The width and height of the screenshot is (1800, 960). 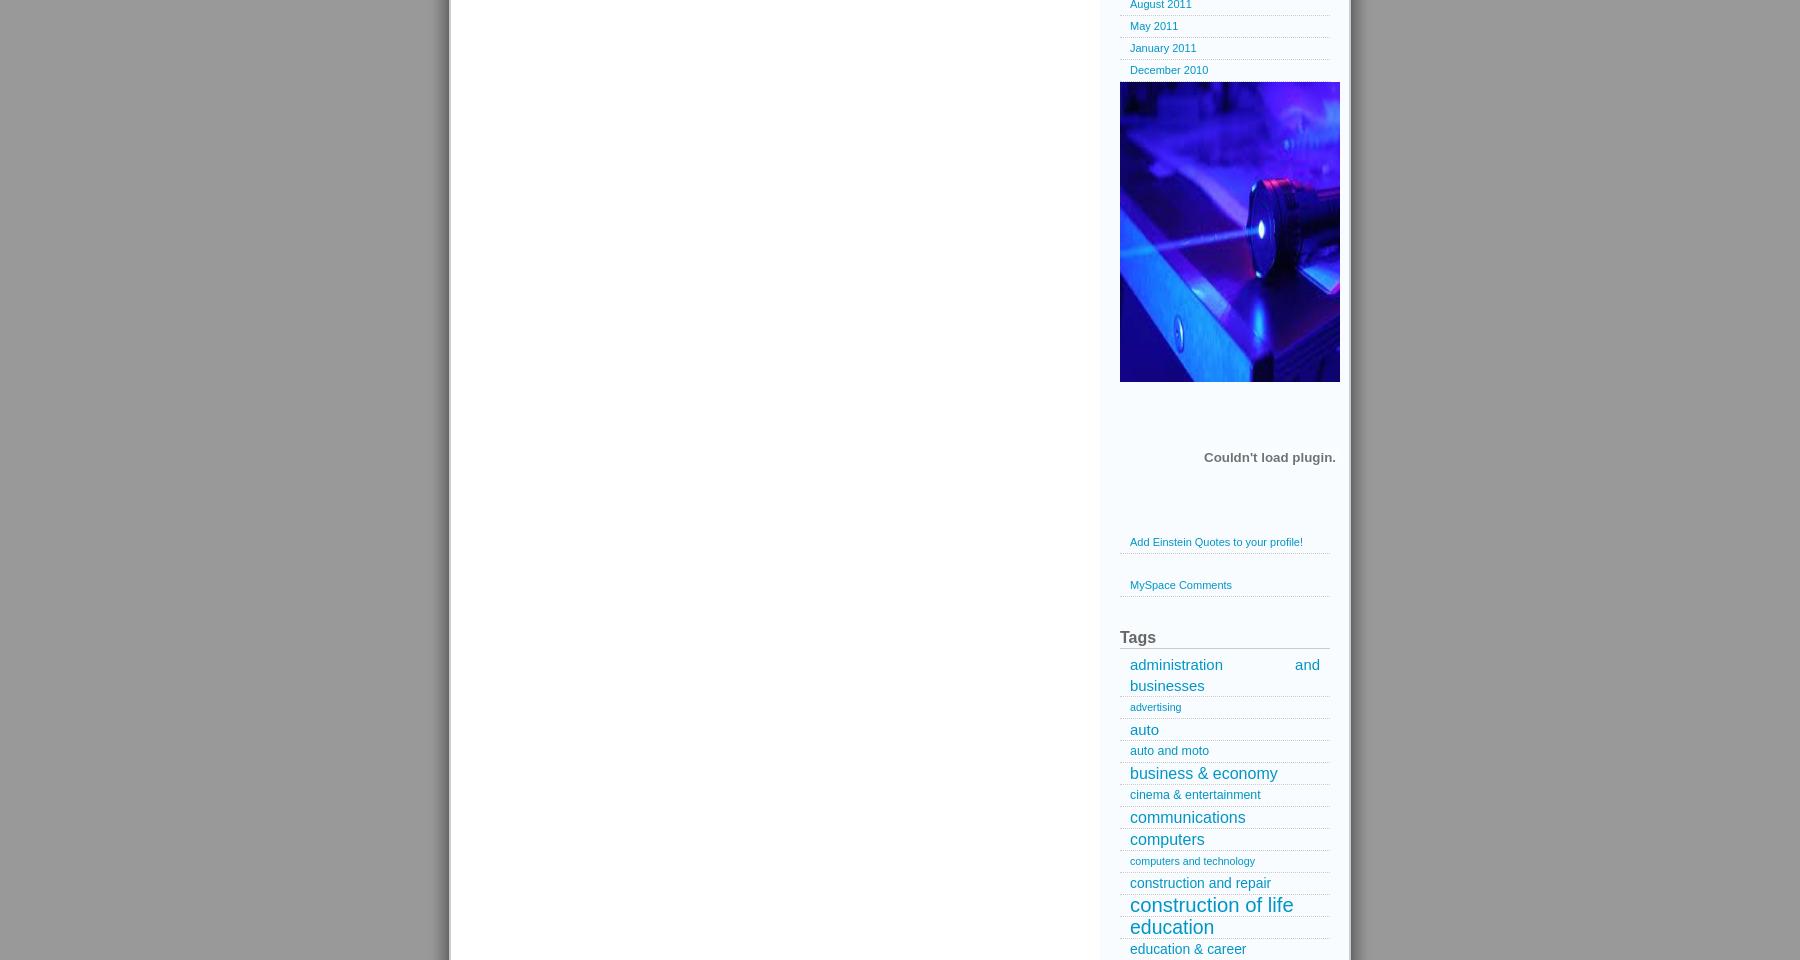 I want to click on 'education', so click(x=1170, y=926).